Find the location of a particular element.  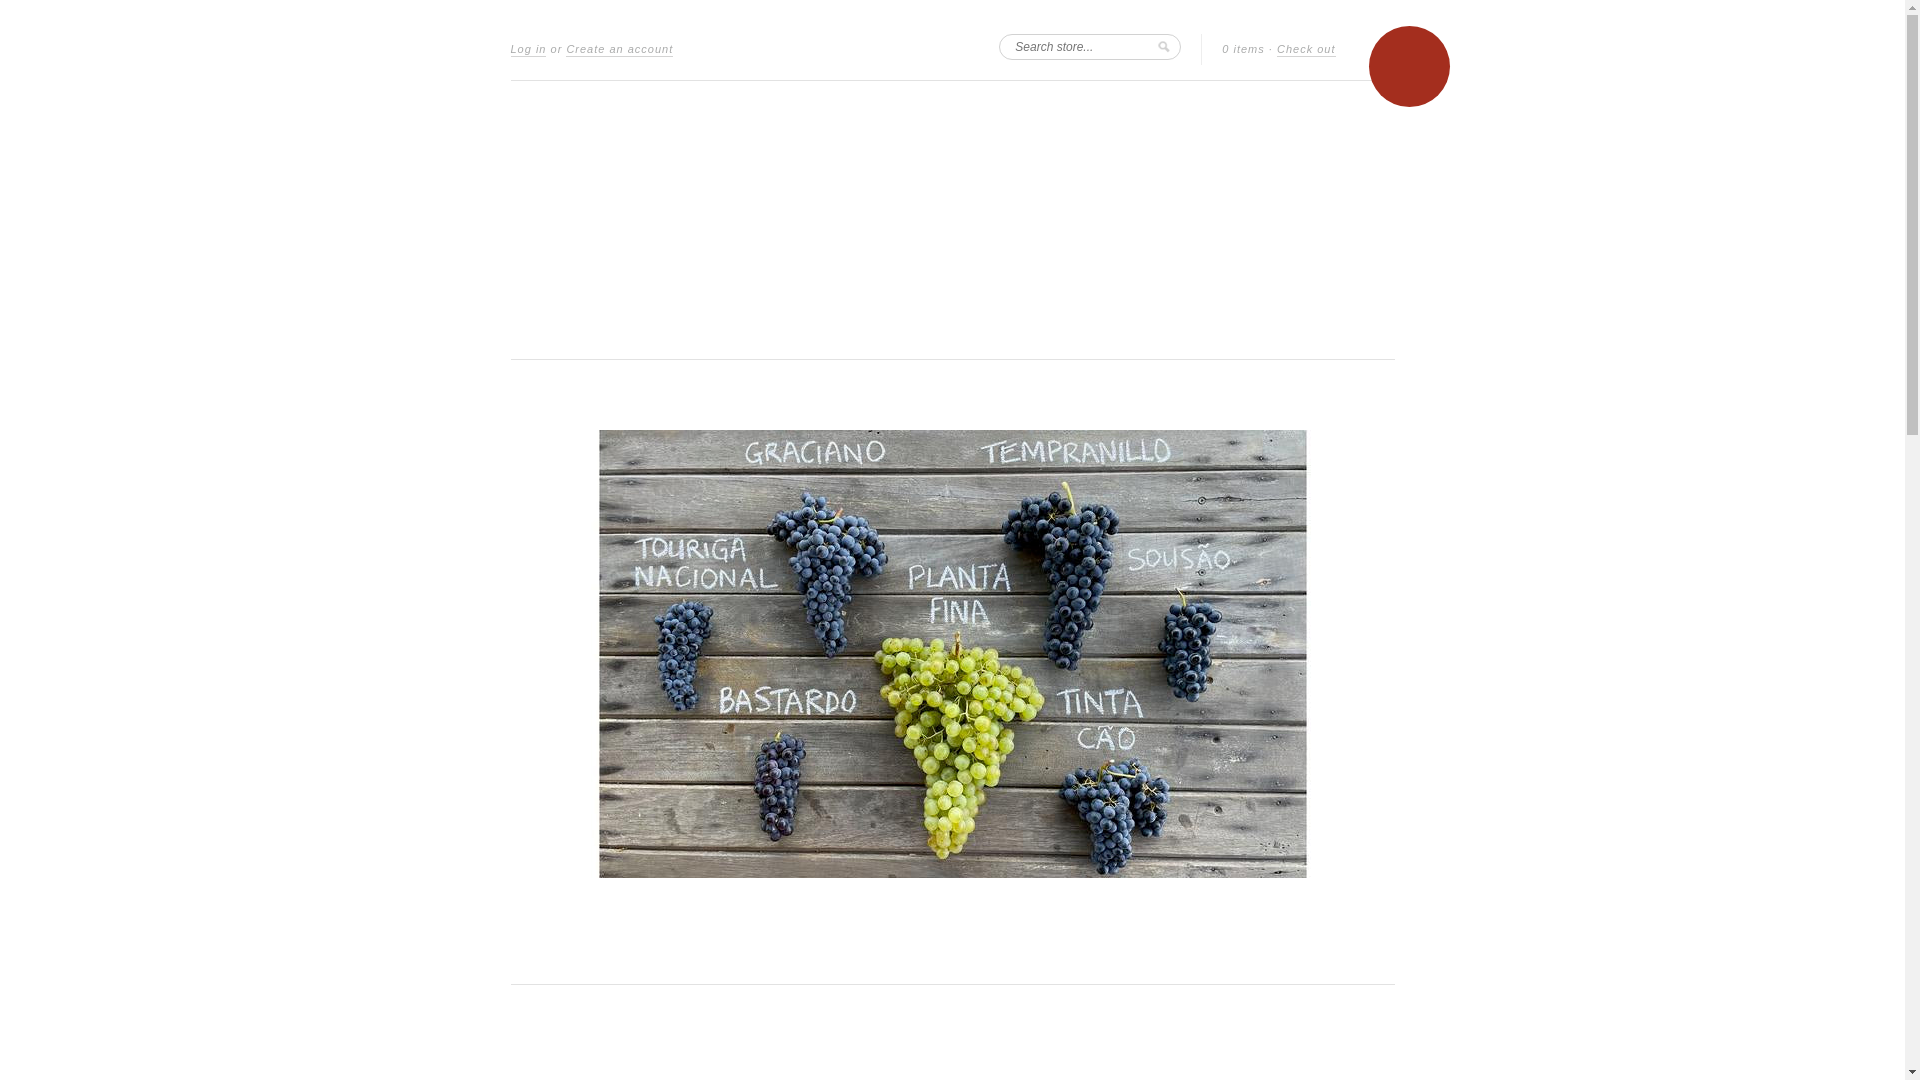

'0 items' is located at coordinates (1242, 48).